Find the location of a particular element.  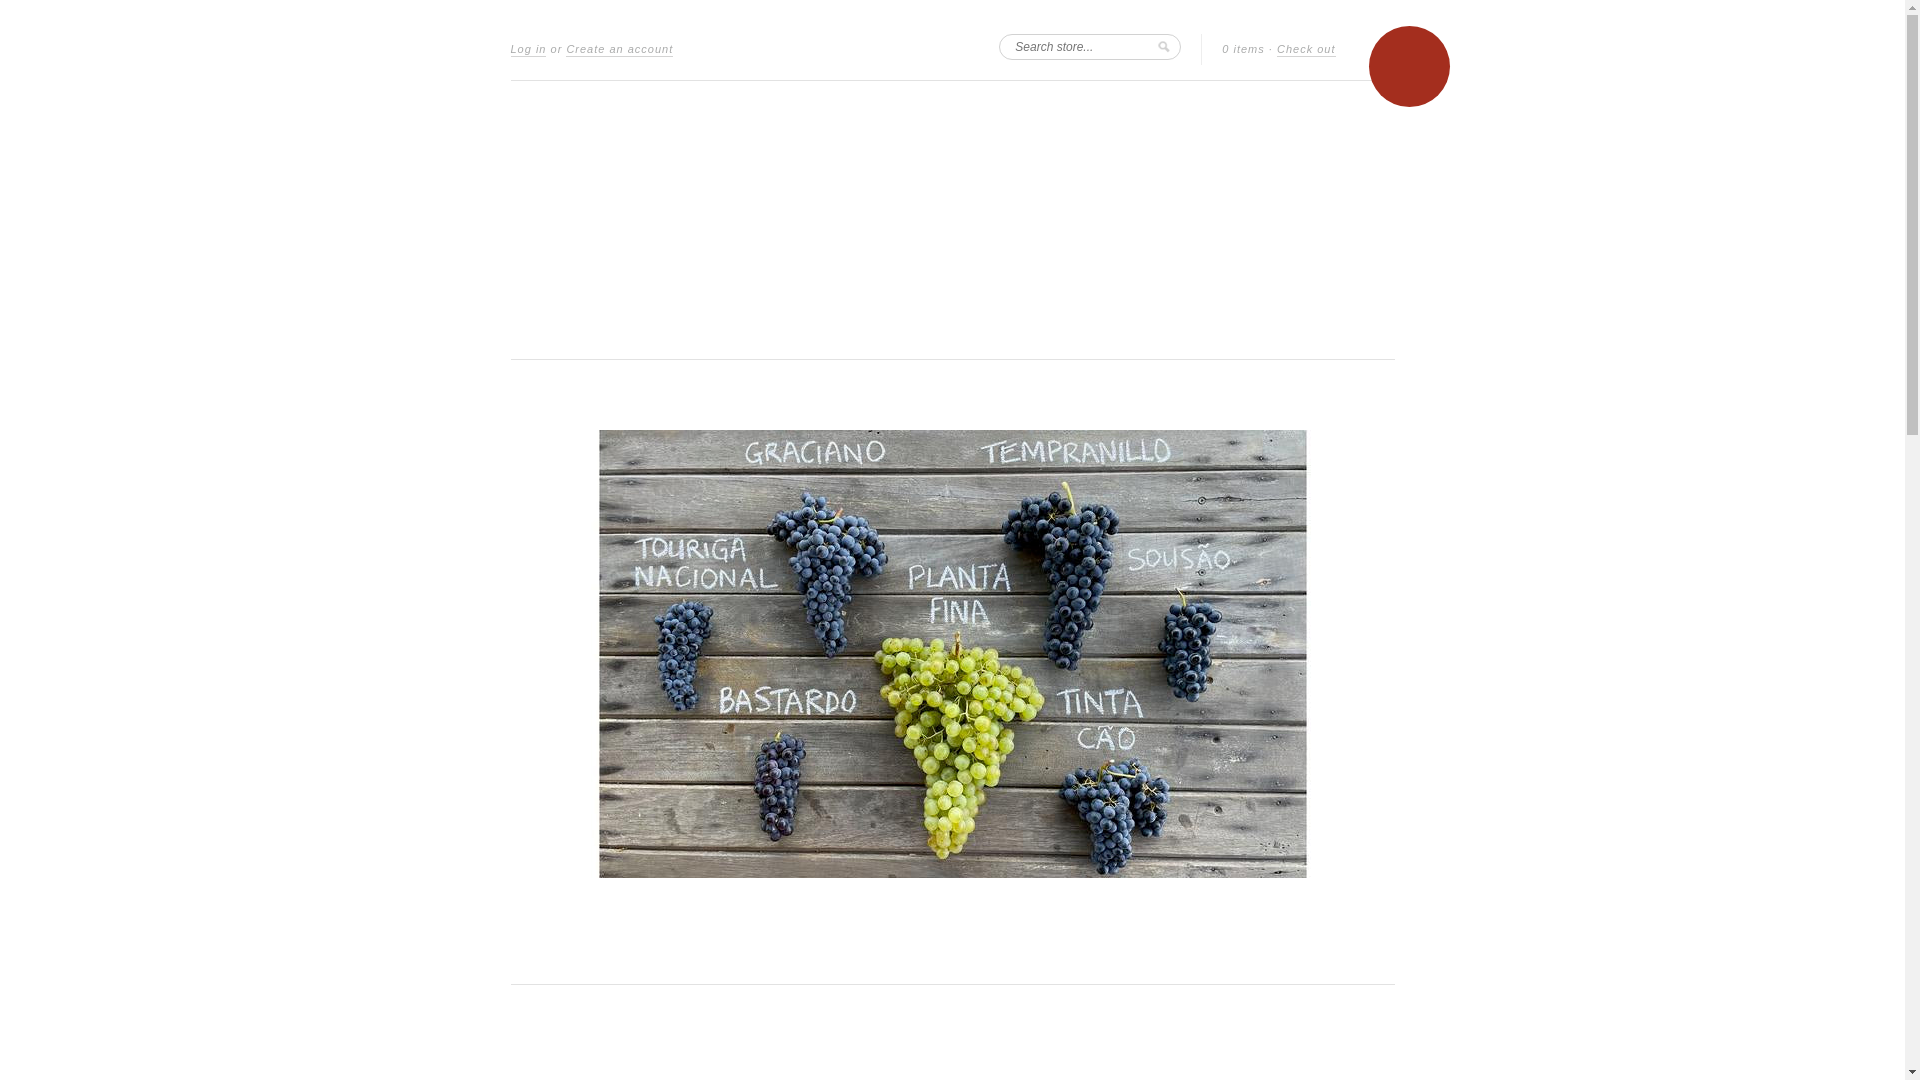

'0 items' is located at coordinates (1242, 48).